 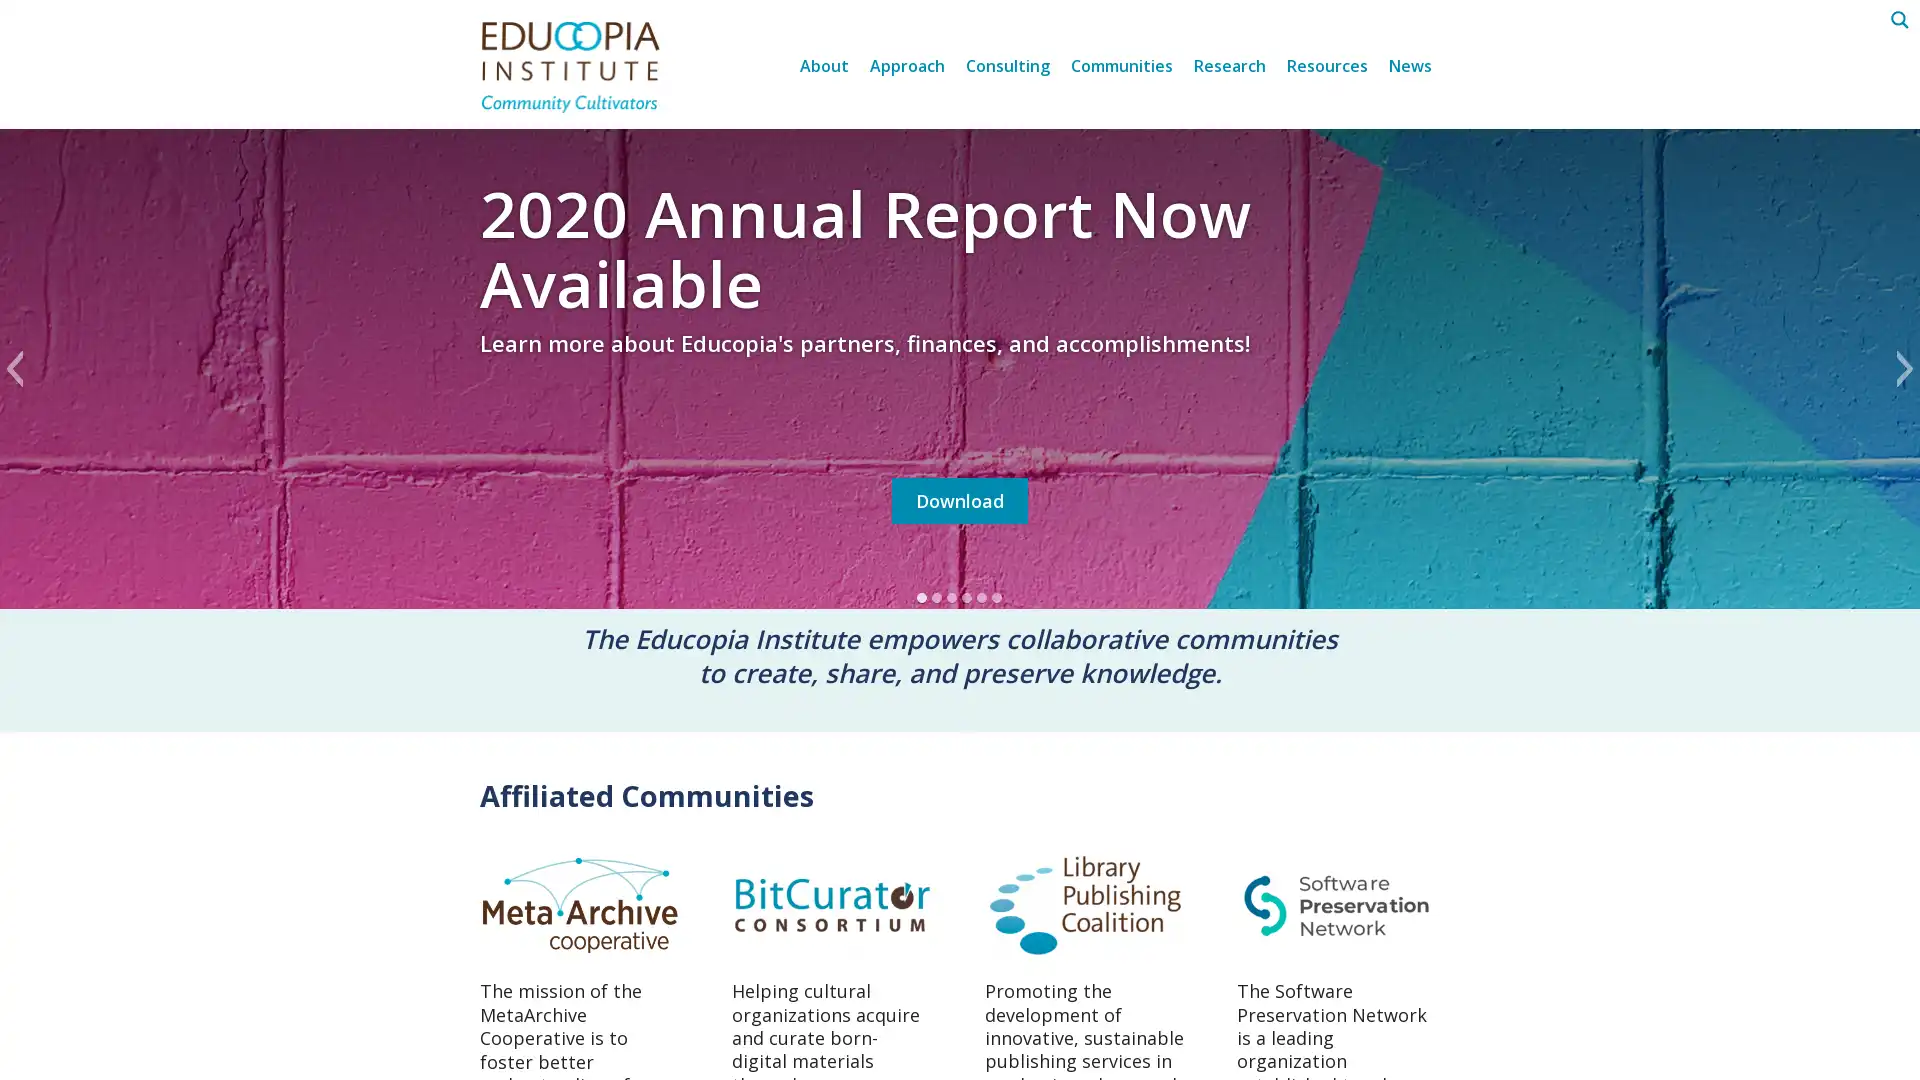 I want to click on Go to slide 6, so click(x=997, y=597).